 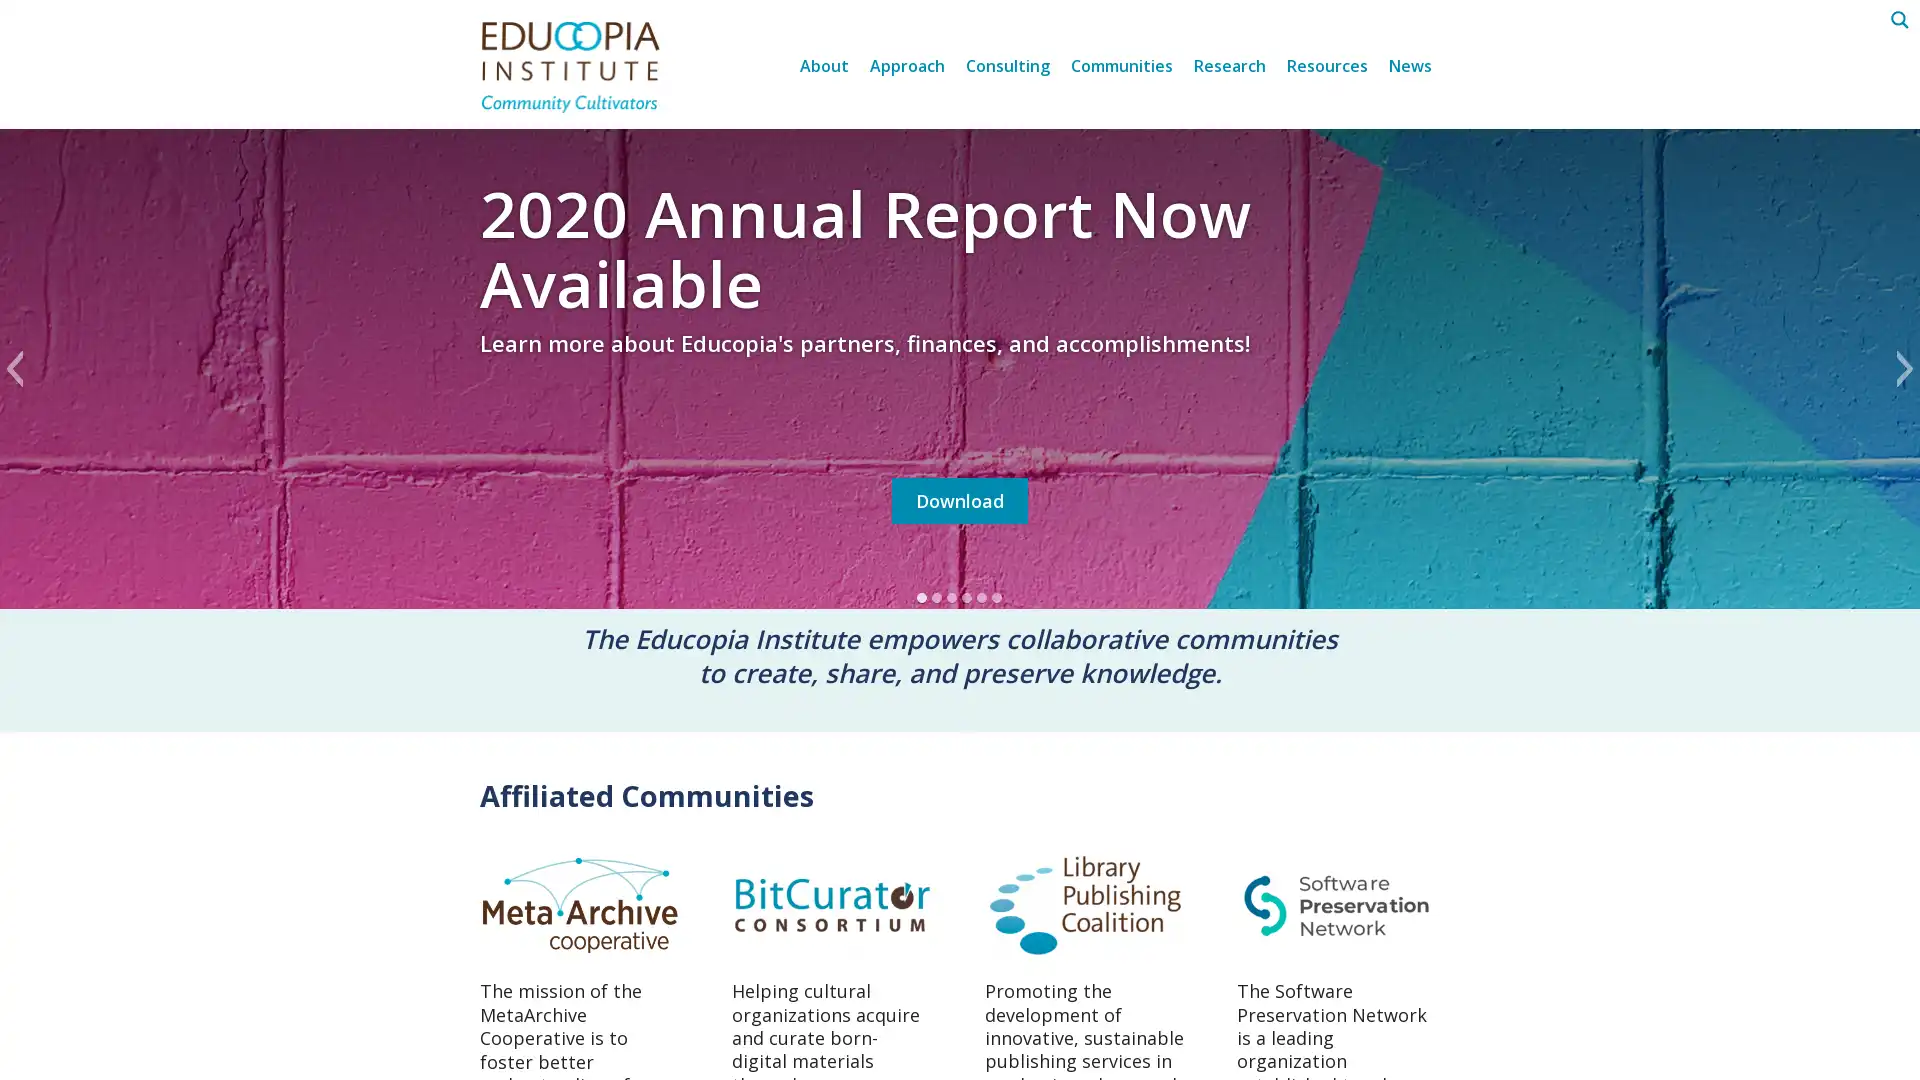 I want to click on Go to slide 6, so click(x=997, y=597).